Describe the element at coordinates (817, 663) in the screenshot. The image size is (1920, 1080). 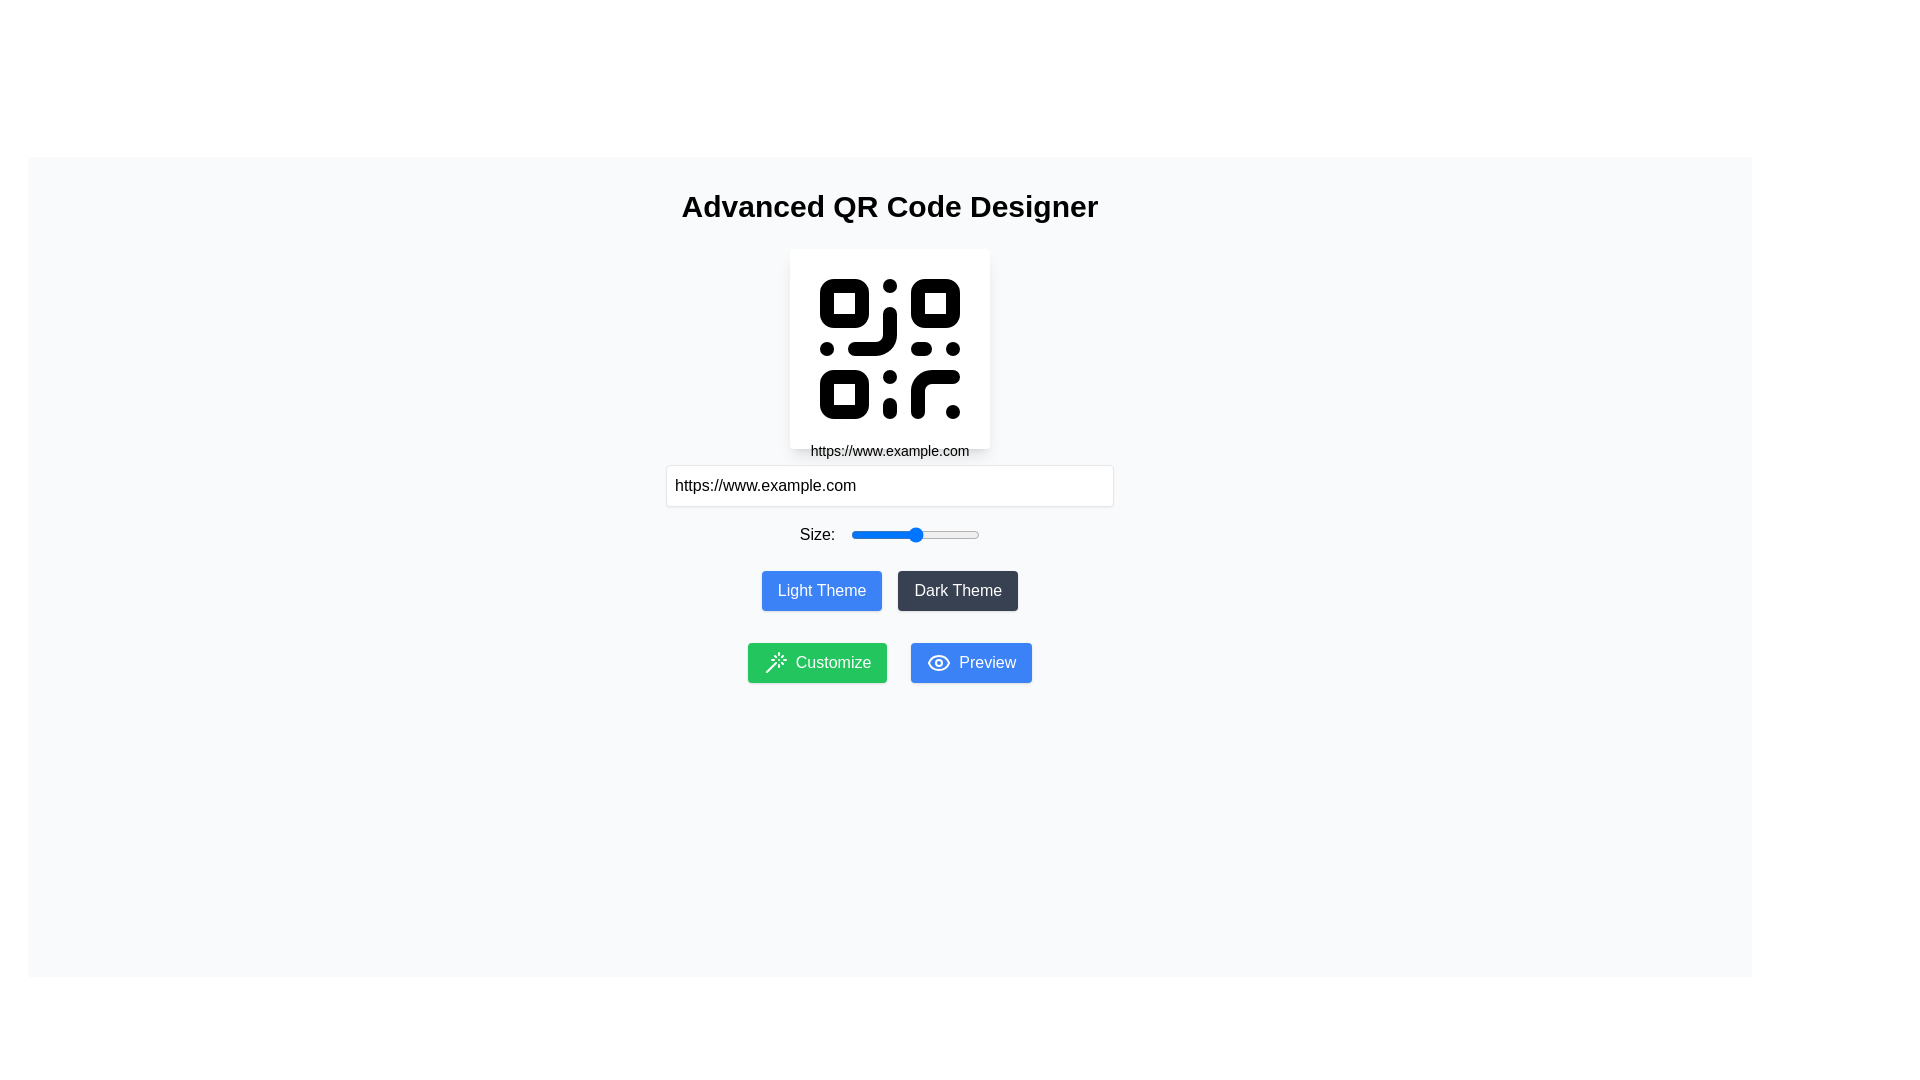
I see `the 'Customize' button located in the center-lower part of the interface, directly to the left of the 'Preview' button` at that location.